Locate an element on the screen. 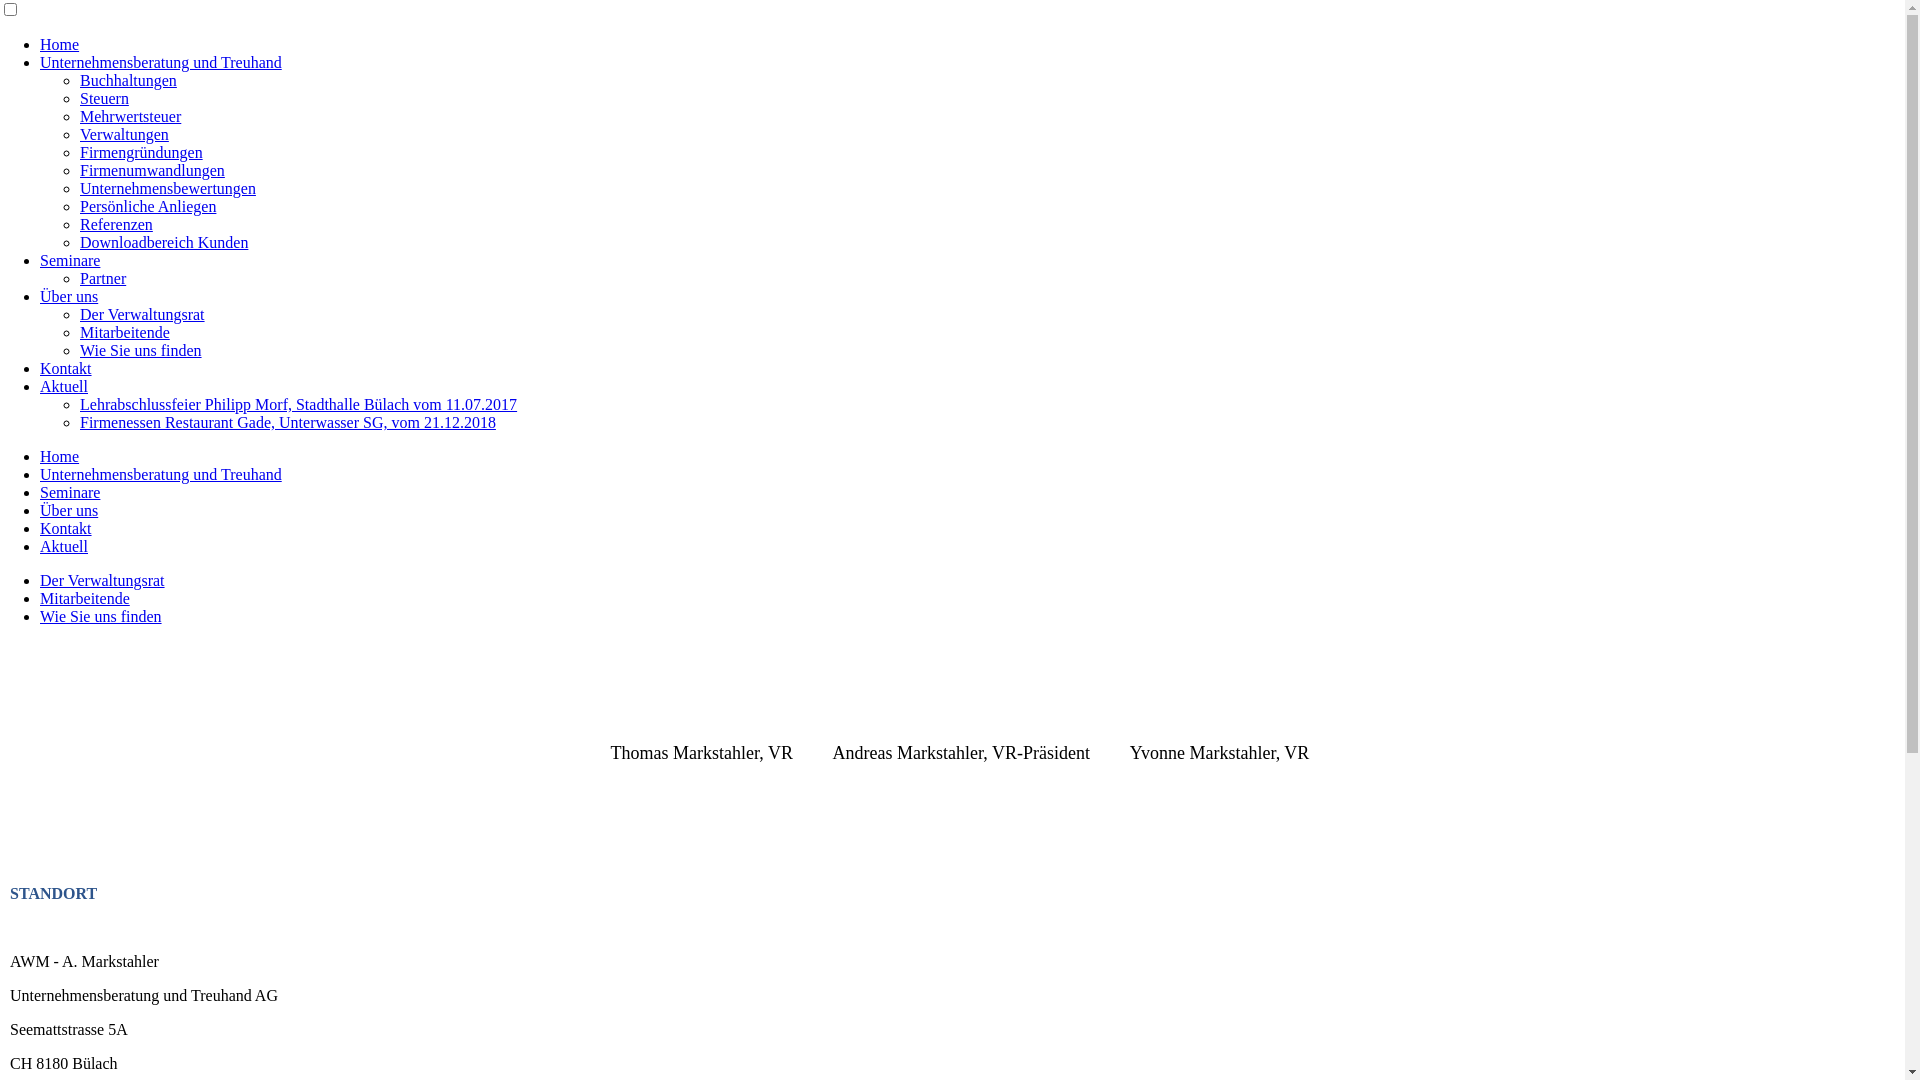 This screenshot has width=1920, height=1080. 'Wie Sie uns finden' is located at coordinates (99, 615).